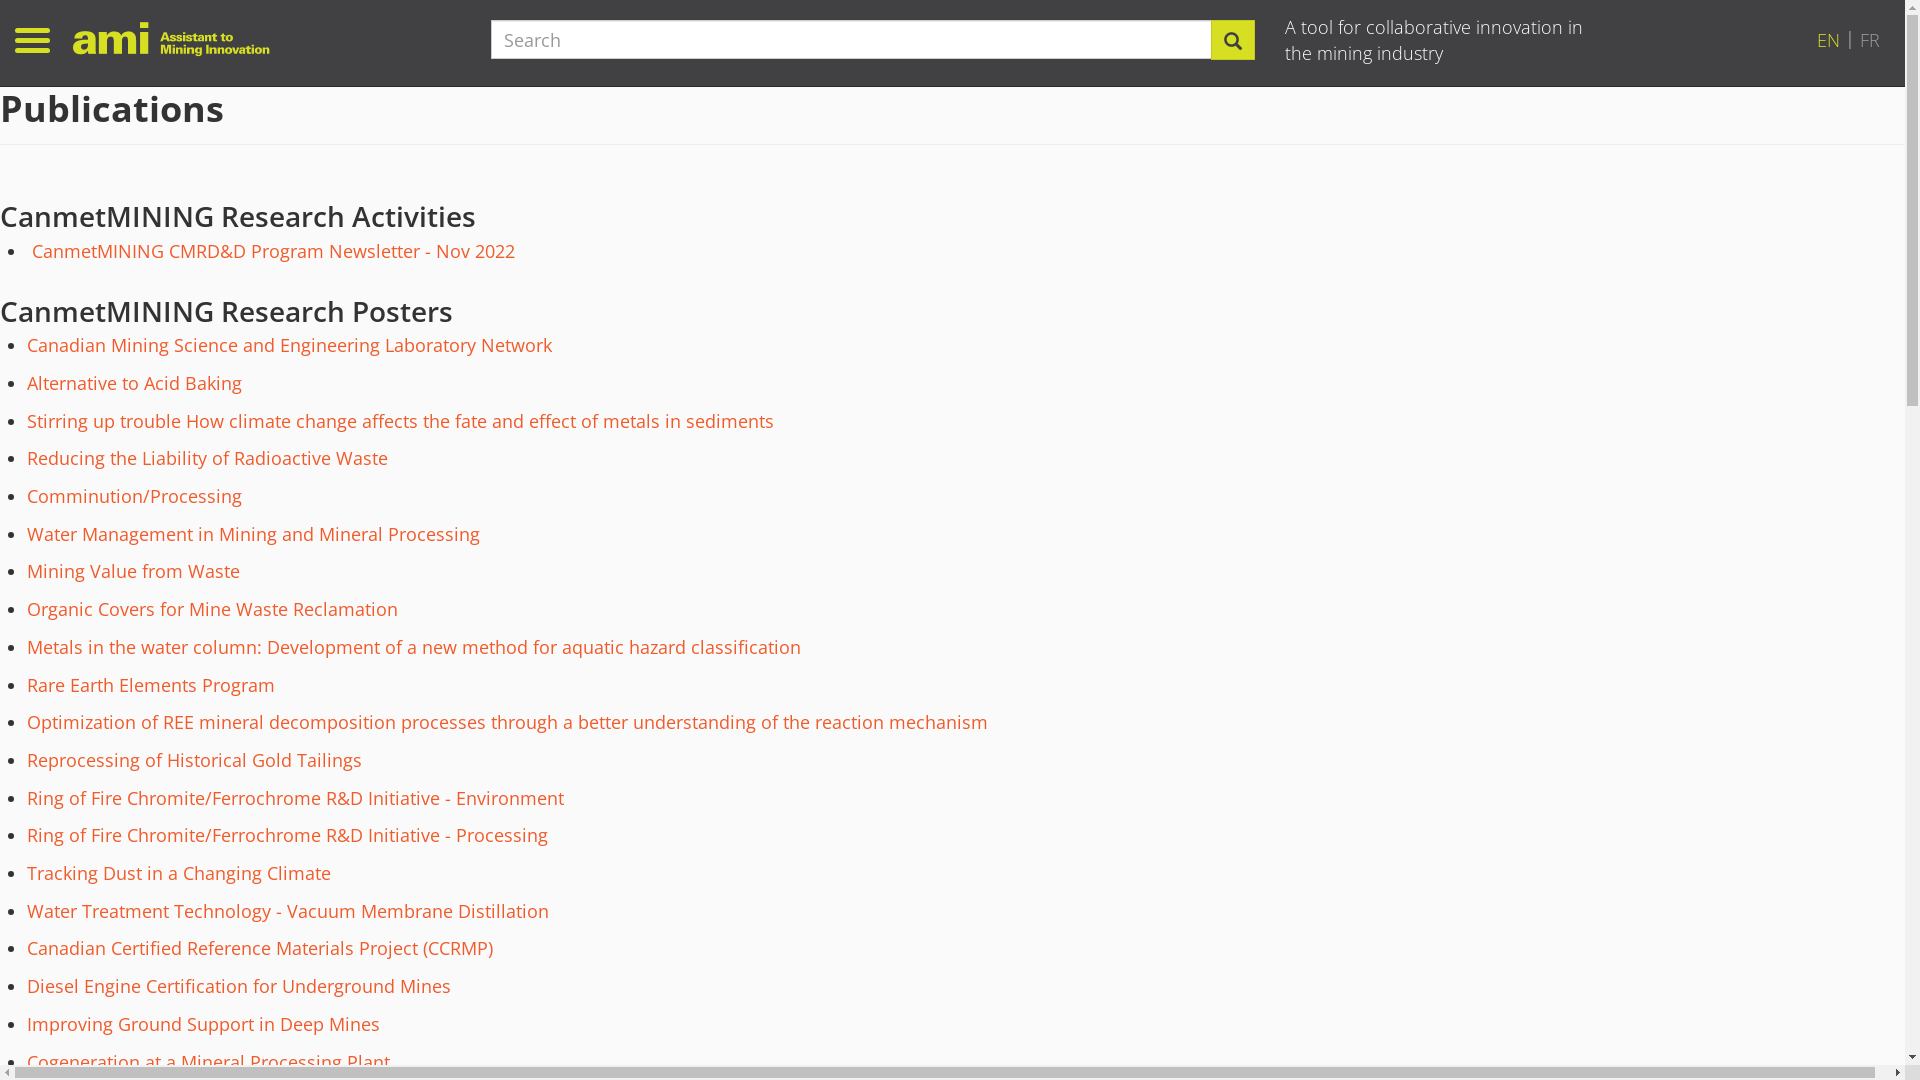 The image size is (1920, 1080). Describe the element at coordinates (287, 910) in the screenshot. I see `'Water Treatment Technology - Vacuum Membrane Distillation'` at that location.